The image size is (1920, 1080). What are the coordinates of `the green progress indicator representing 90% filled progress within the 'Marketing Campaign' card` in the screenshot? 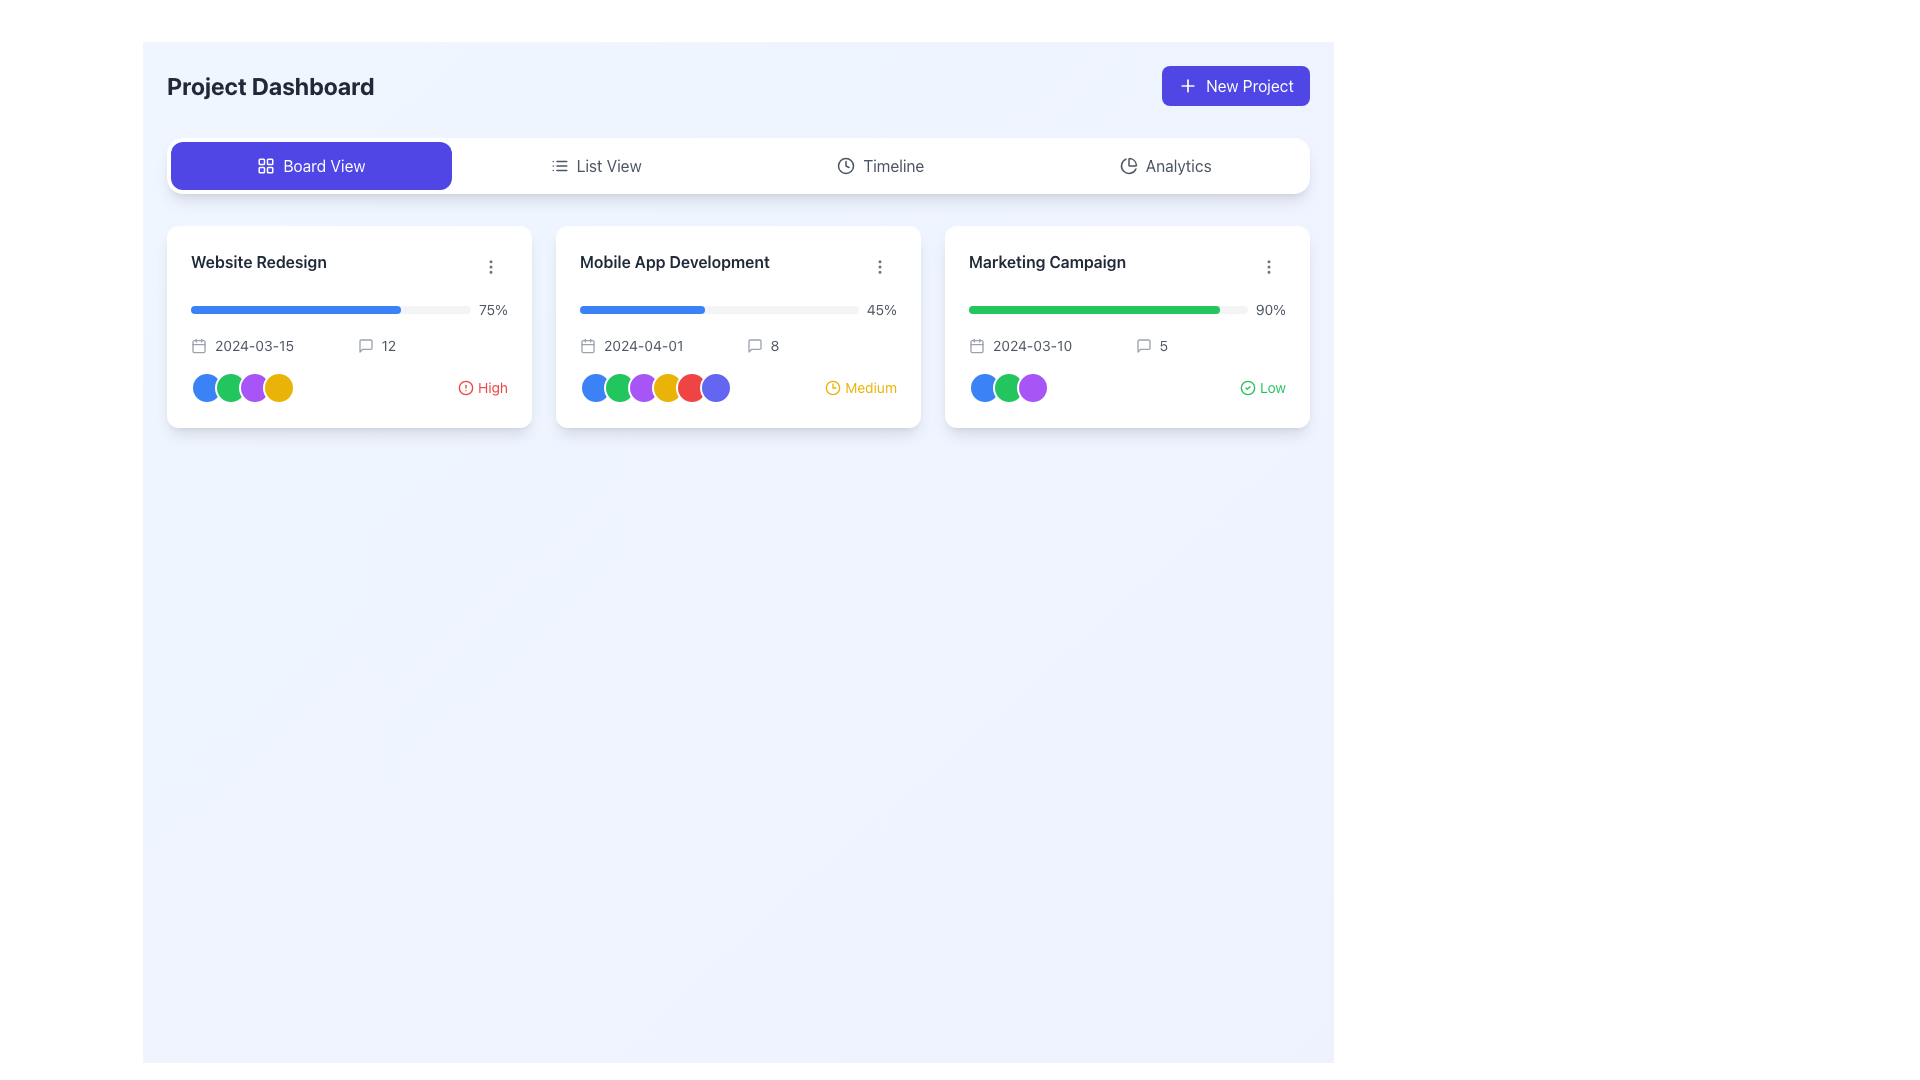 It's located at (1093, 309).